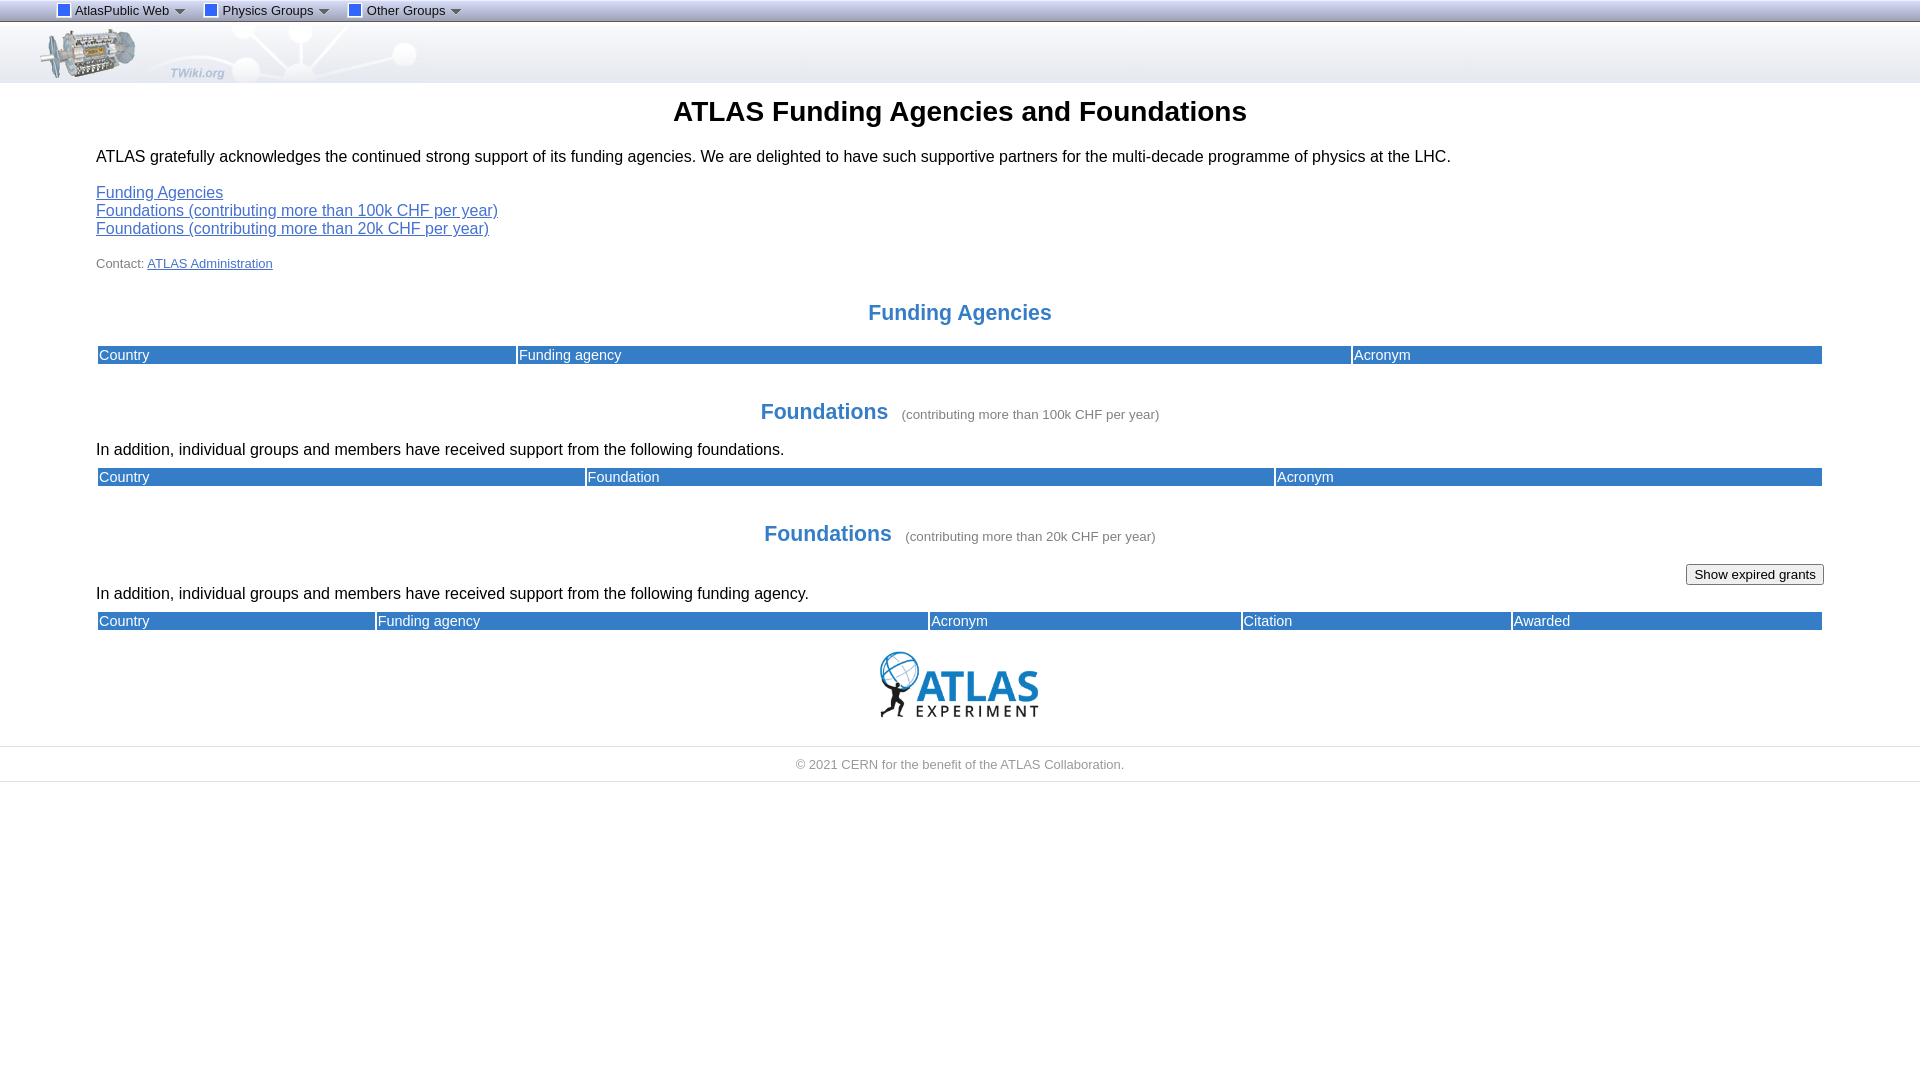 This screenshot has height=1080, width=1920. What do you see at coordinates (403, 10) in the screenshot?
I see `'Other Groups'` at bounding box center [403, 10].